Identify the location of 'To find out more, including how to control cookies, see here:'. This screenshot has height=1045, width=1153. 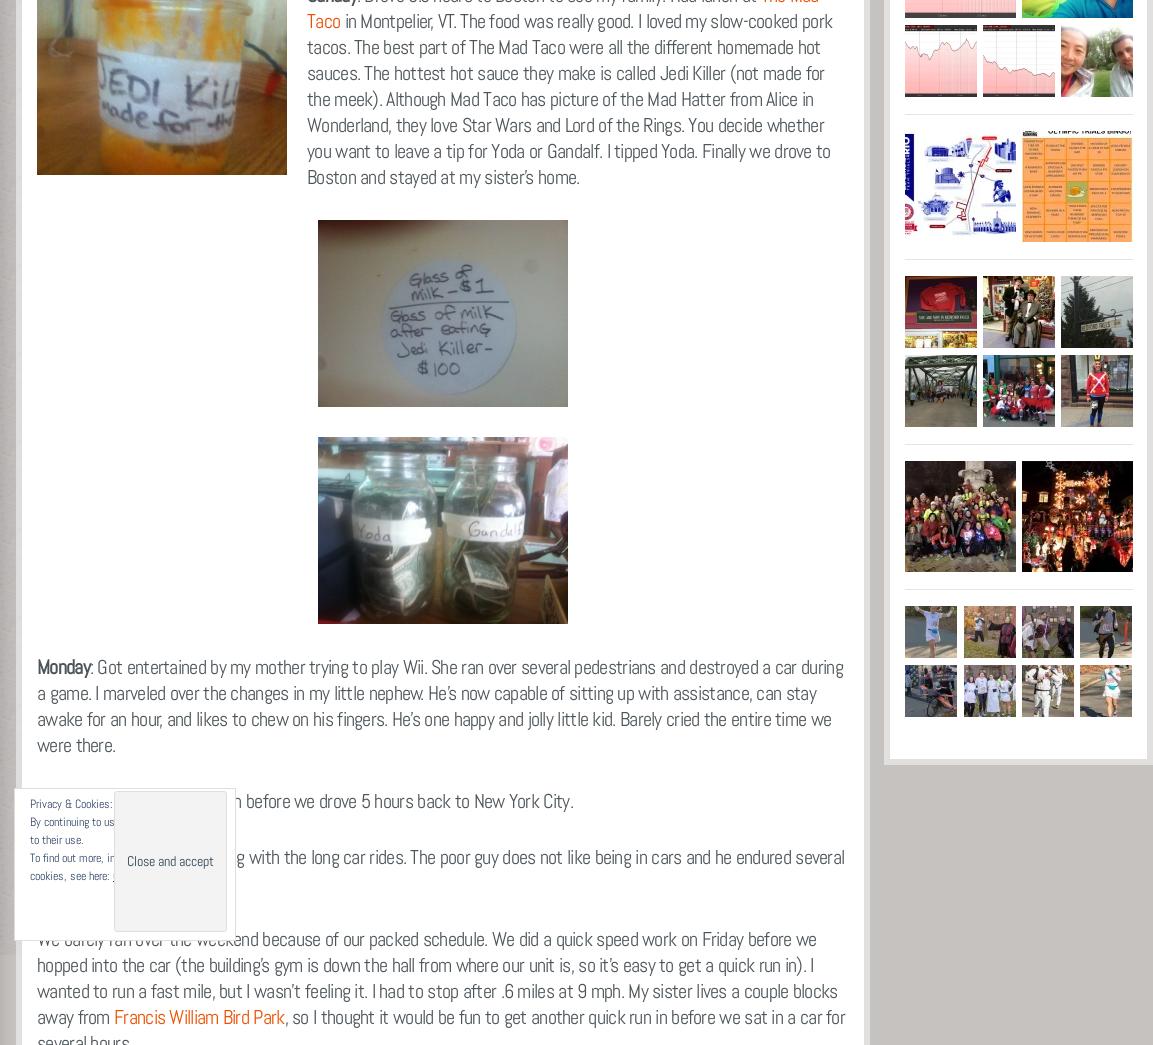
(28, 866).